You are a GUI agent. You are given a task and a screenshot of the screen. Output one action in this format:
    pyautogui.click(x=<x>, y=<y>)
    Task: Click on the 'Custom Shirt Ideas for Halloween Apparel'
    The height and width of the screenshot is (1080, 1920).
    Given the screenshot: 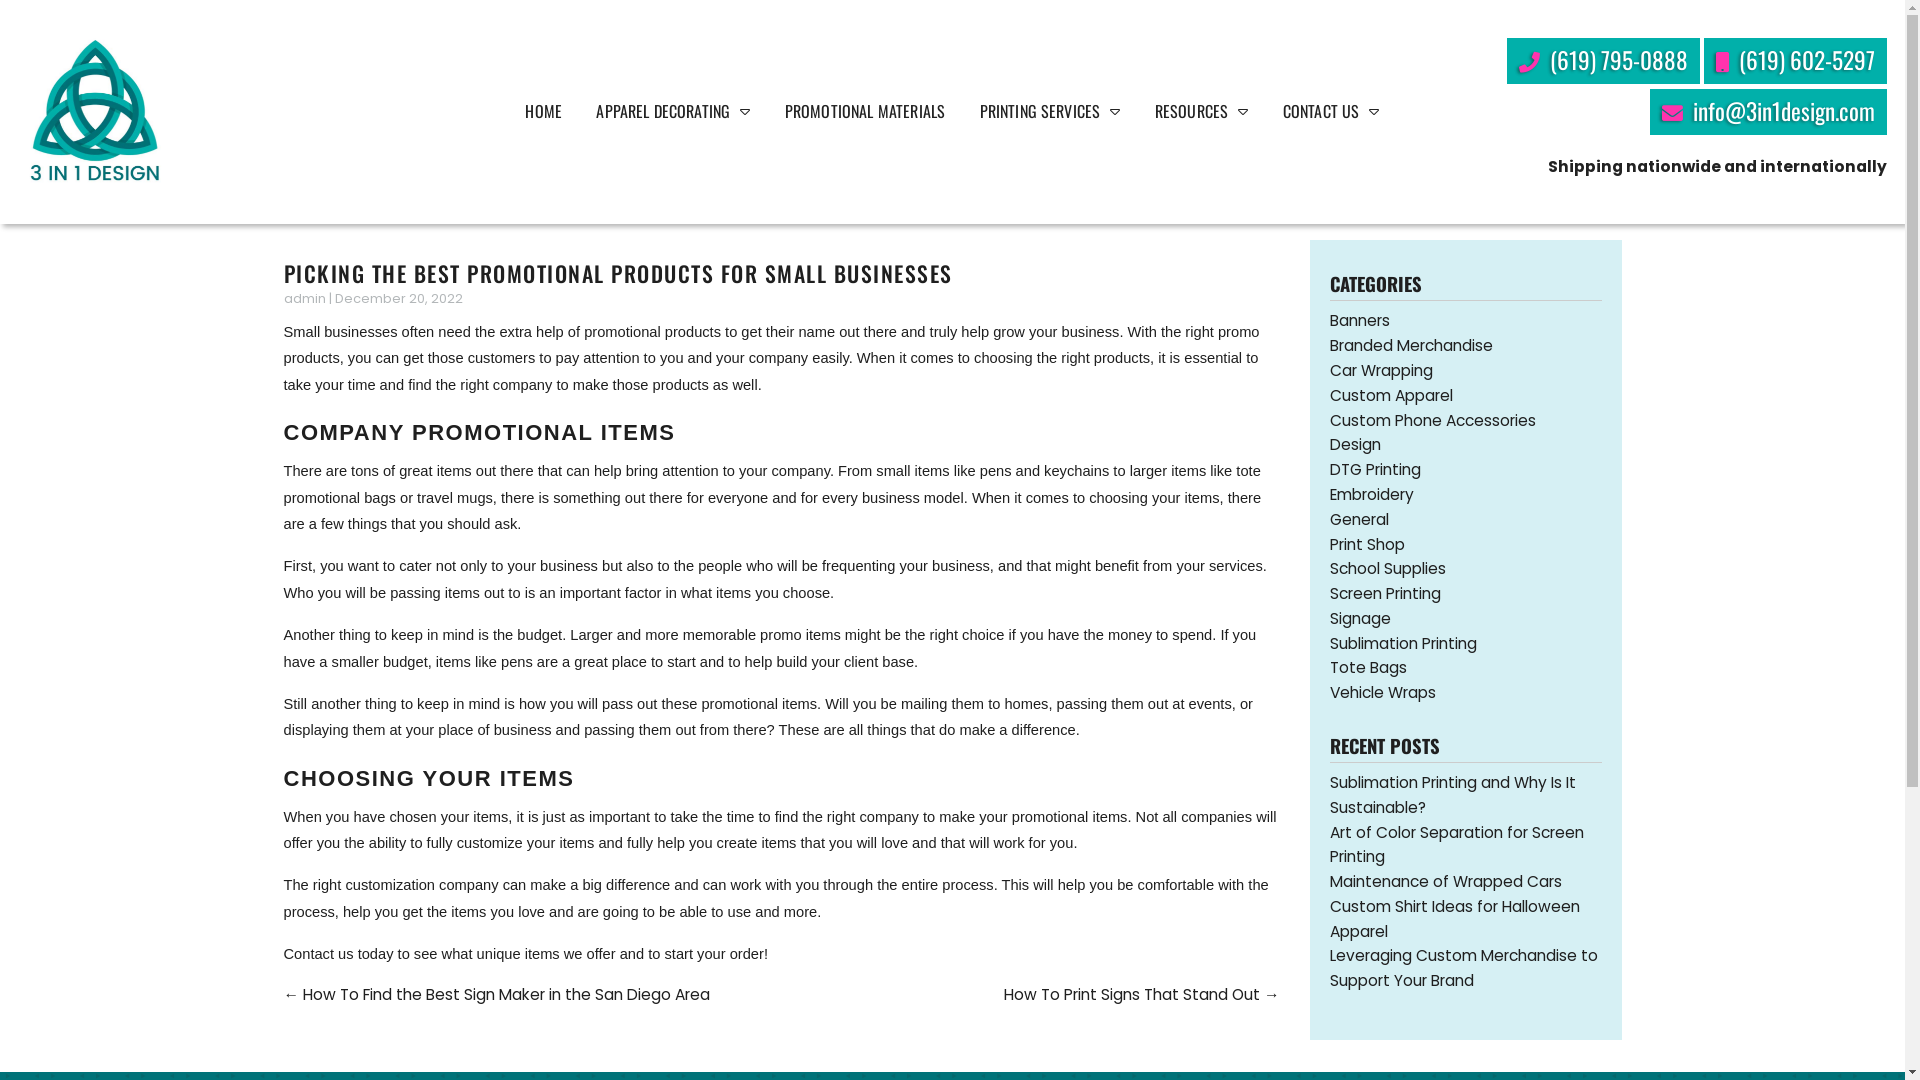 What is the action you would take?
    pyautogui.click(x=1454, y=918)
    